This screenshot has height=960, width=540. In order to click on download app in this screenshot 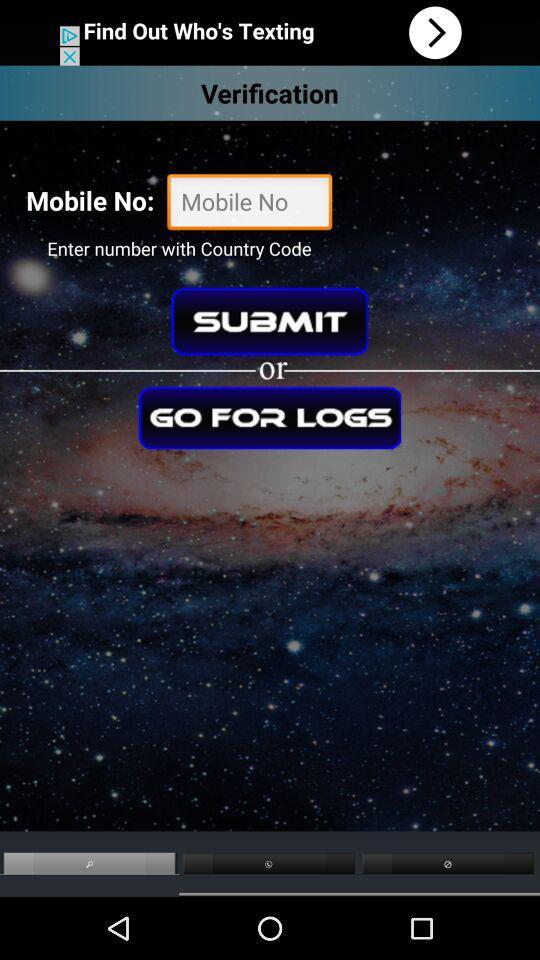, I will do `click(270, 31)`.